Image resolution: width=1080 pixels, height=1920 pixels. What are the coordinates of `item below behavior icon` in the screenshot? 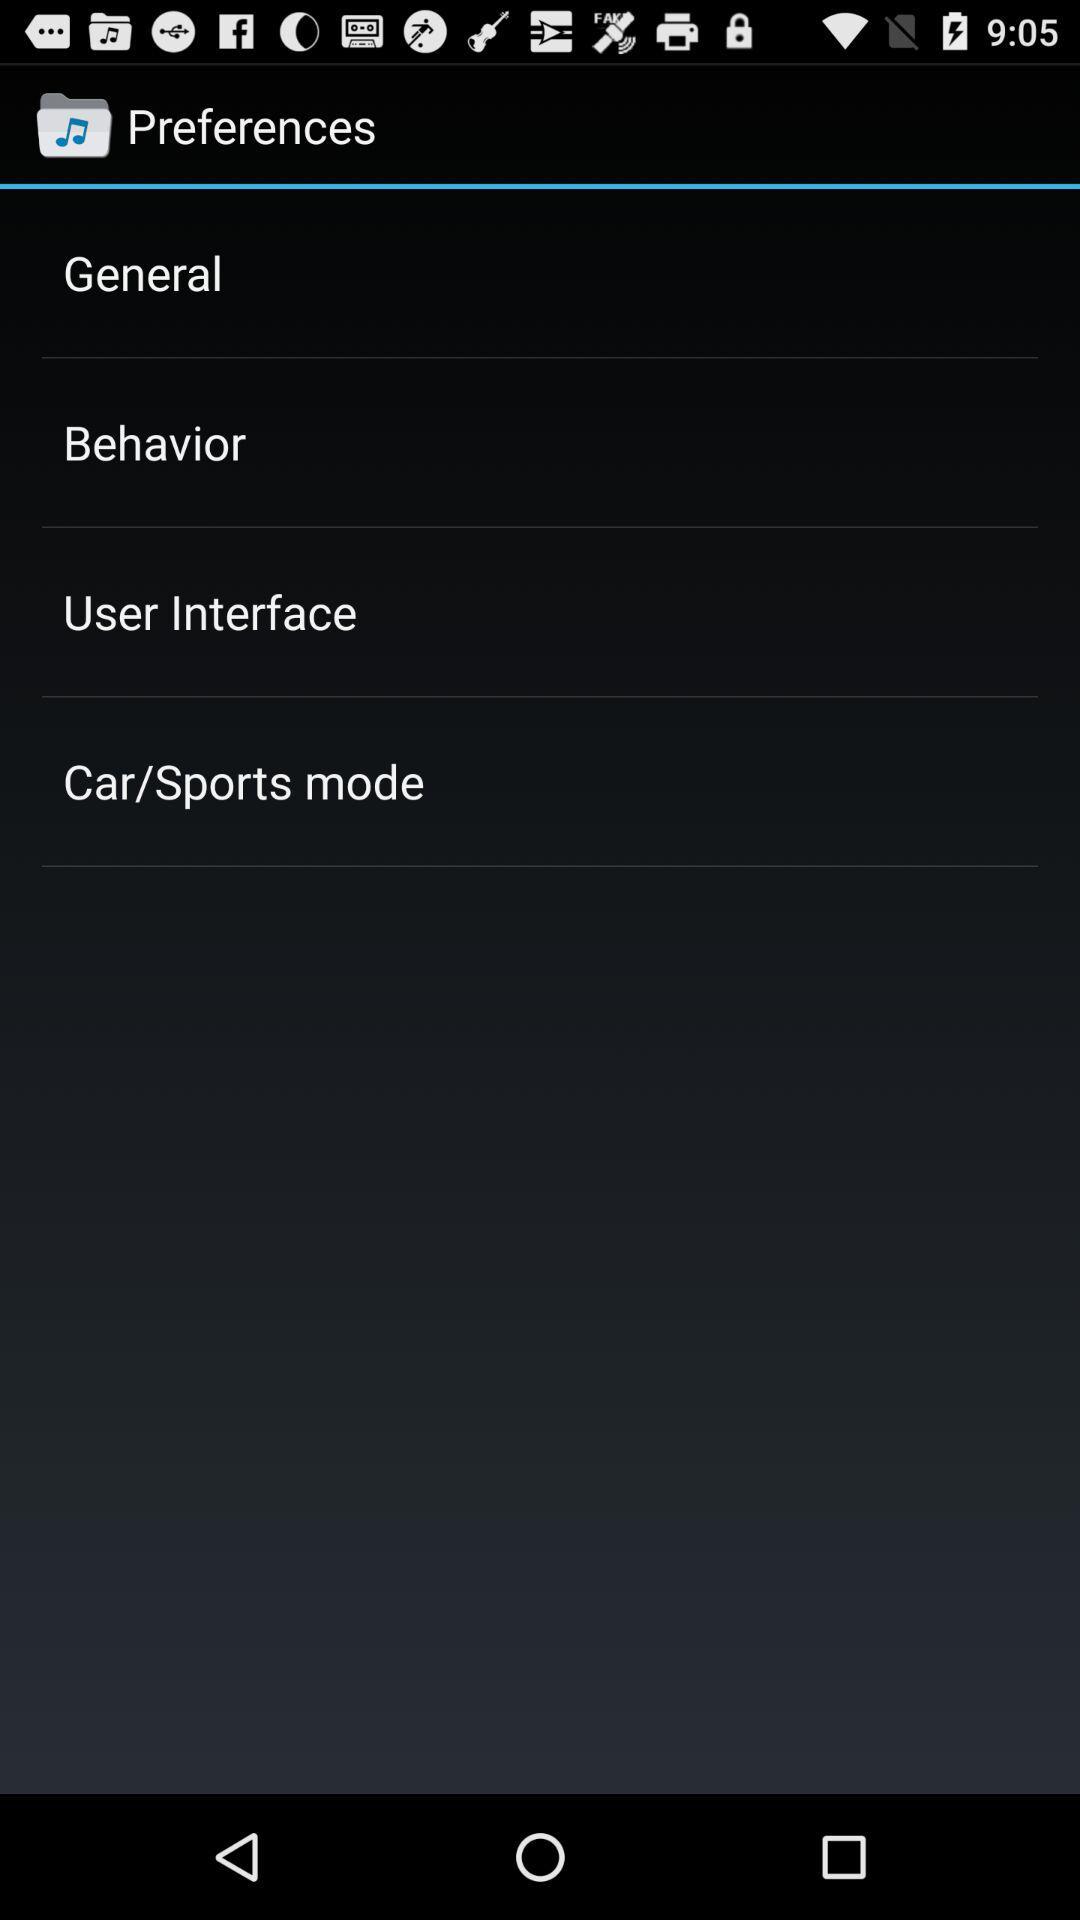 It's located at (209, 610).